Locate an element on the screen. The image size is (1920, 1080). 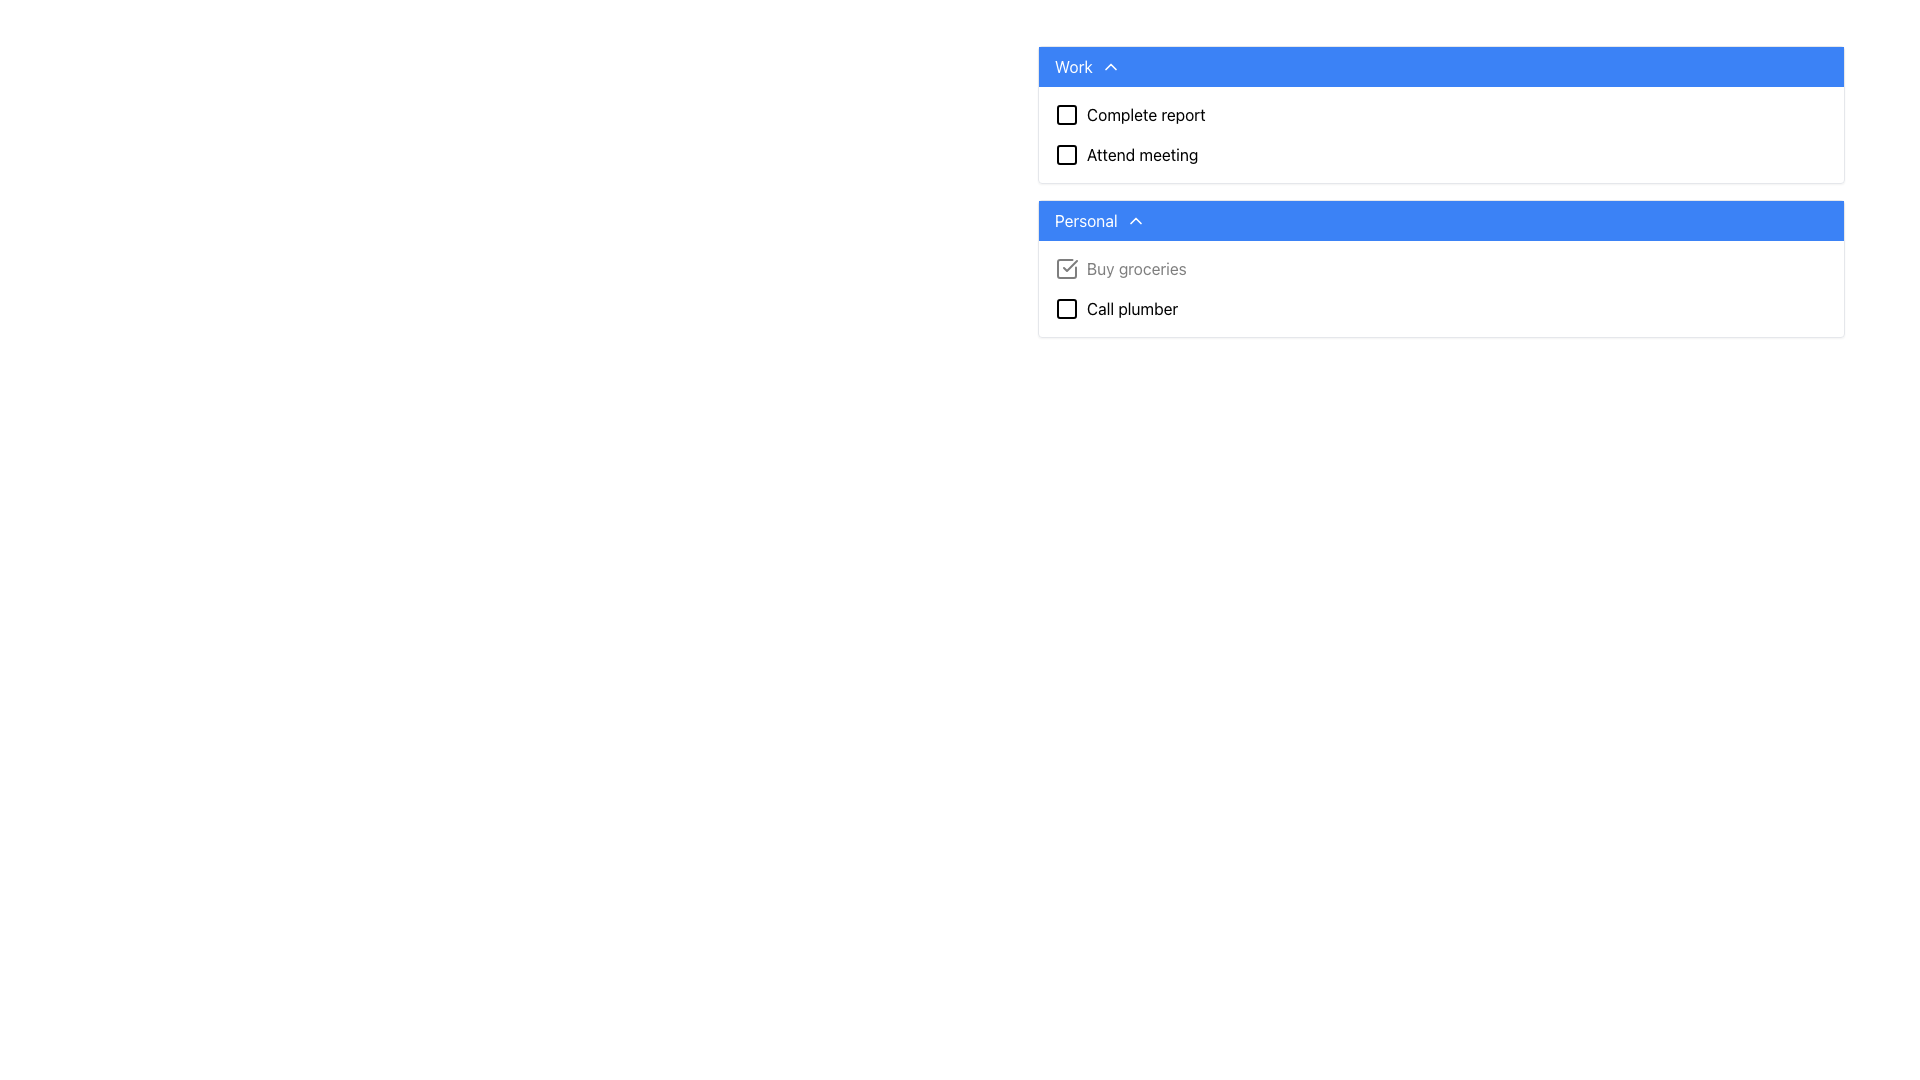
the 'Call plumber' label is located at coordinates (1132, 308).